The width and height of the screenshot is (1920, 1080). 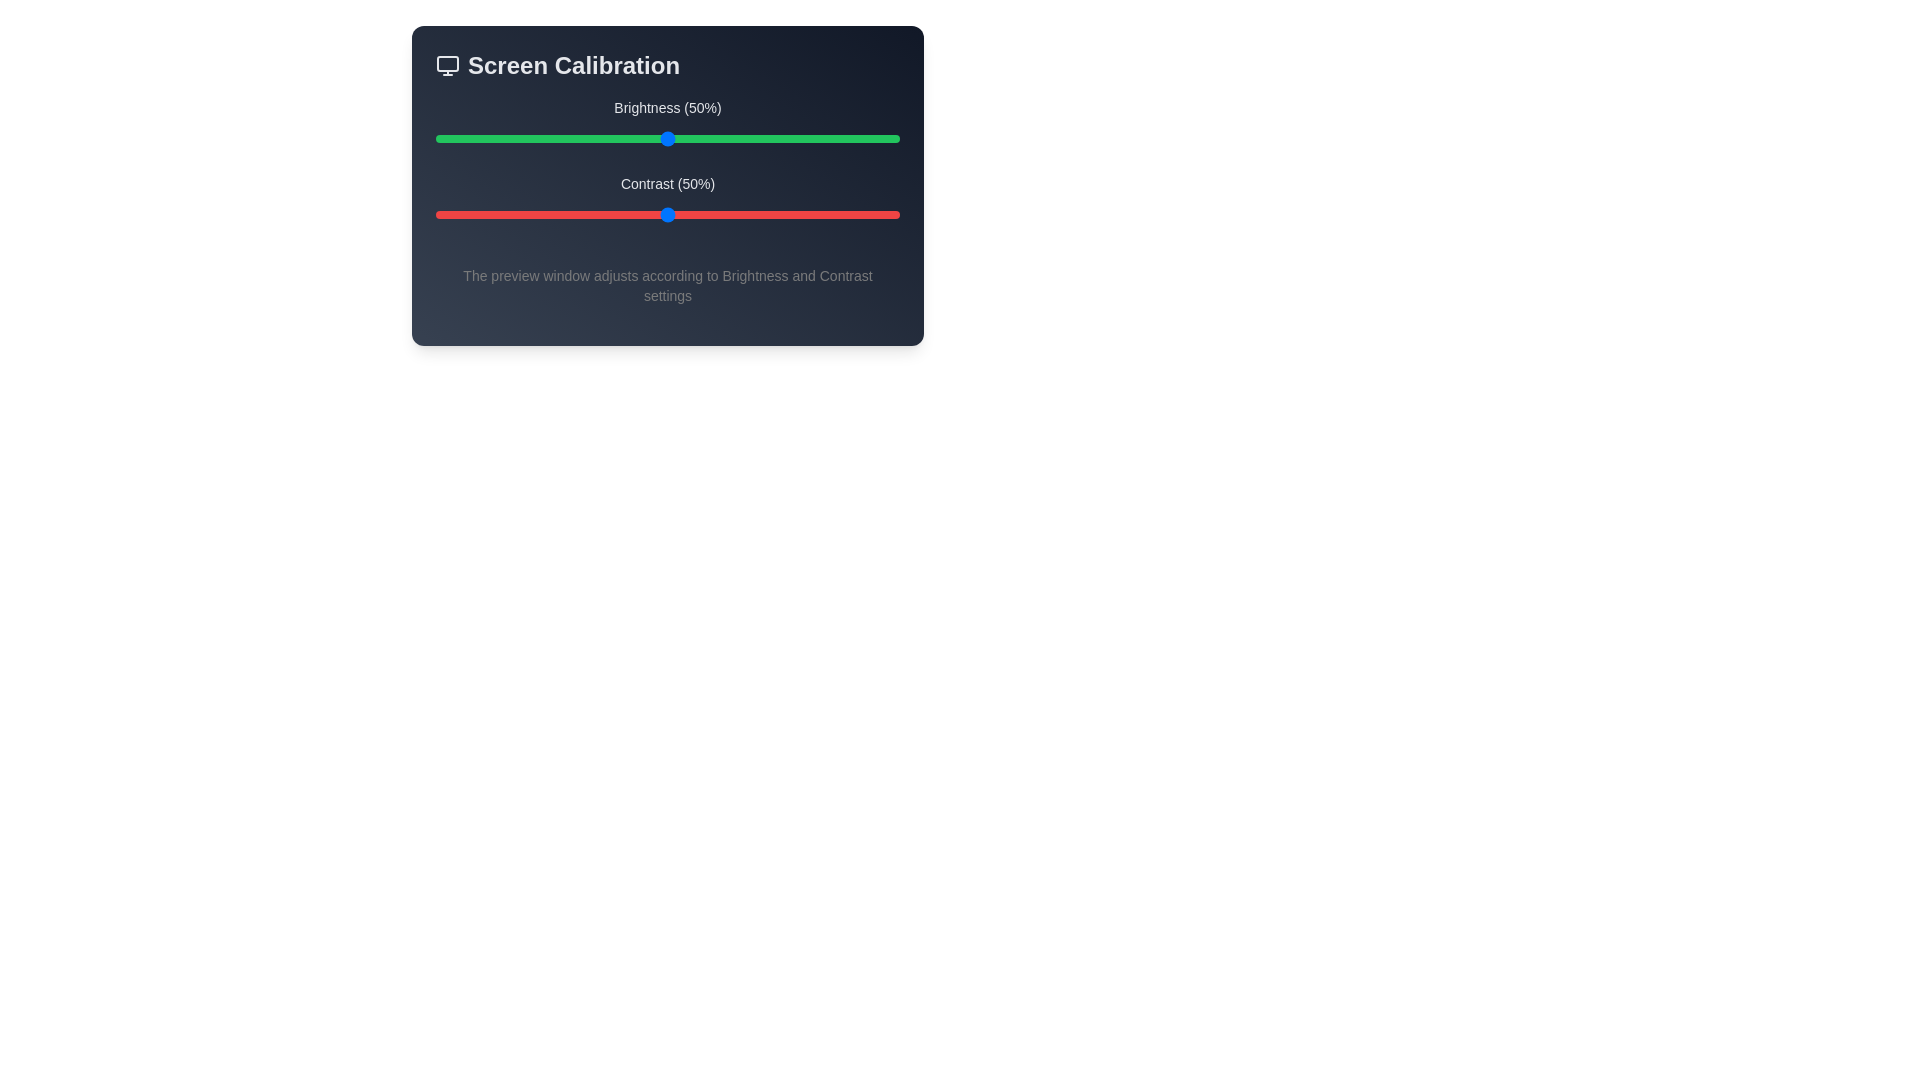 I want to click on the brightness slider to set the brightness level to 53%, so click(x=681, y=137).